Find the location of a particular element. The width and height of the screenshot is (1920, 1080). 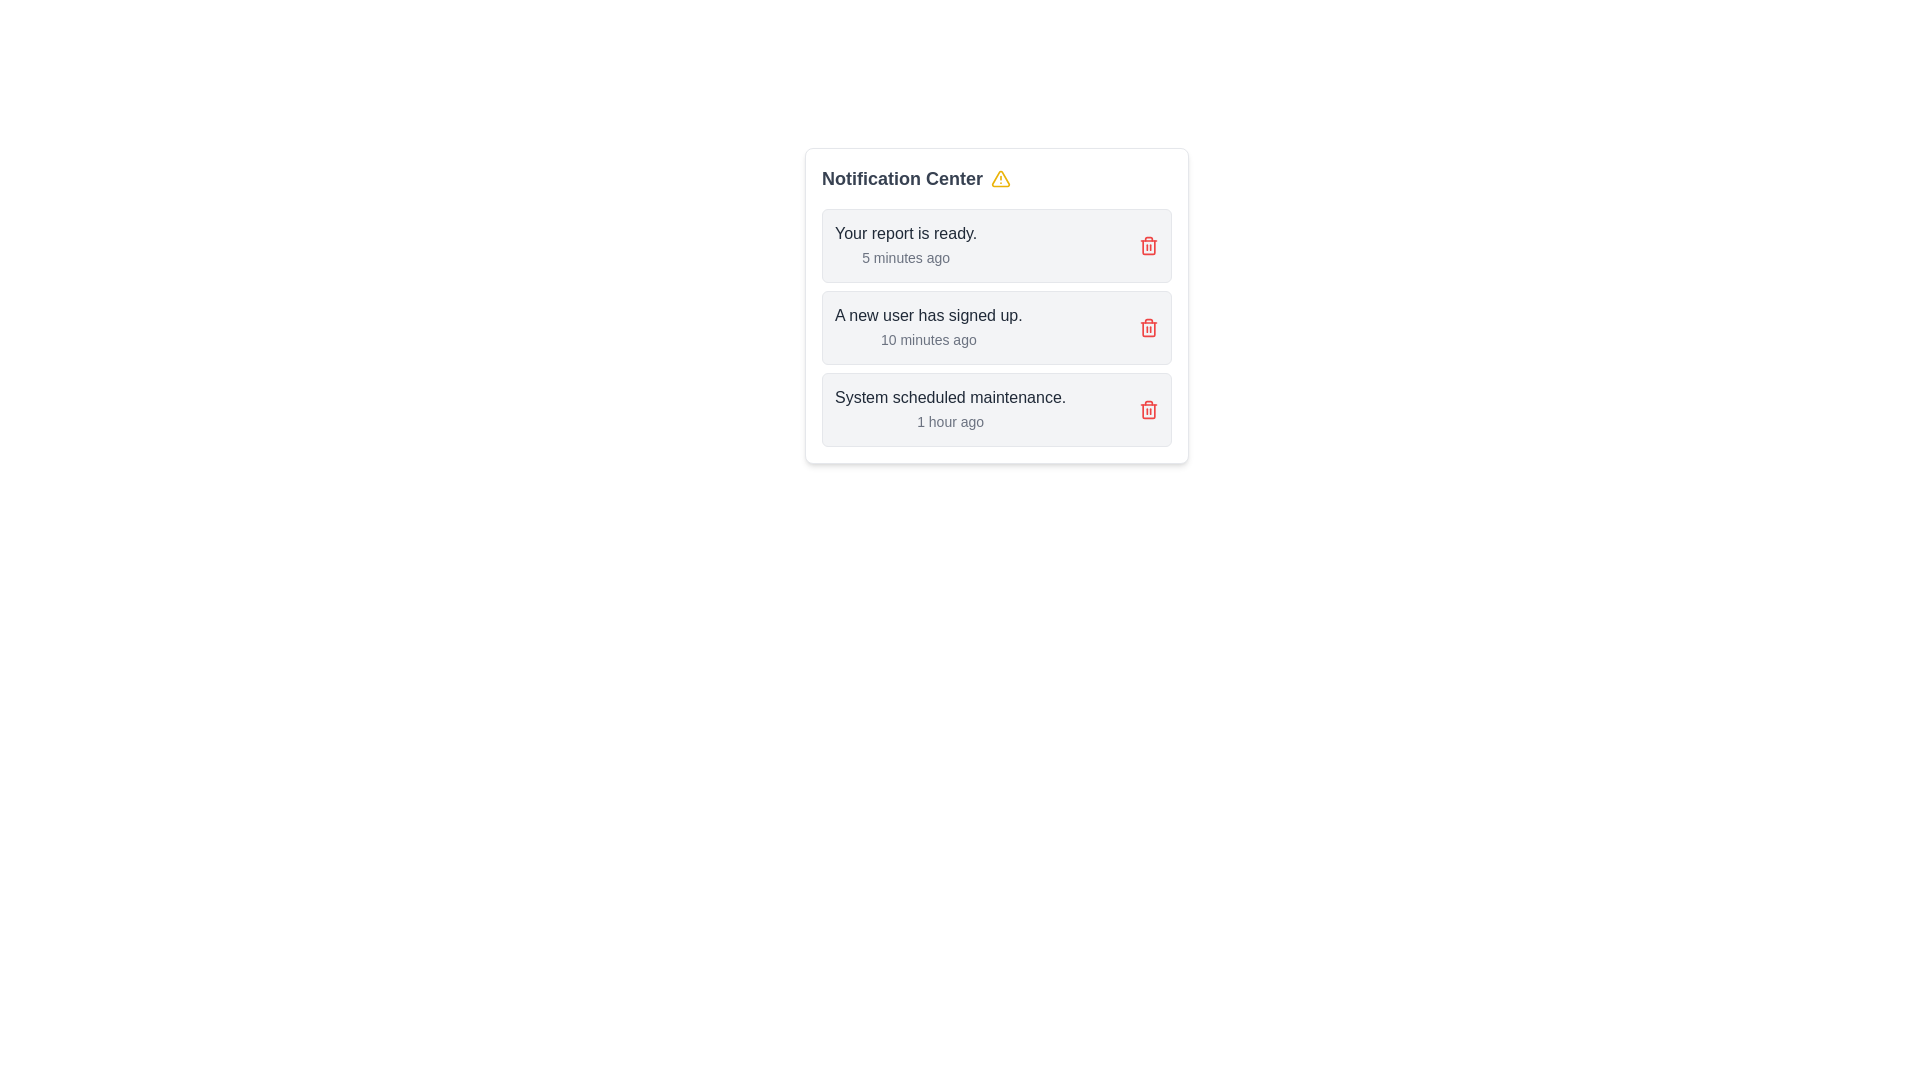

the delete button located at the bottom of the notification panel is located at coordinates (1148, 408).